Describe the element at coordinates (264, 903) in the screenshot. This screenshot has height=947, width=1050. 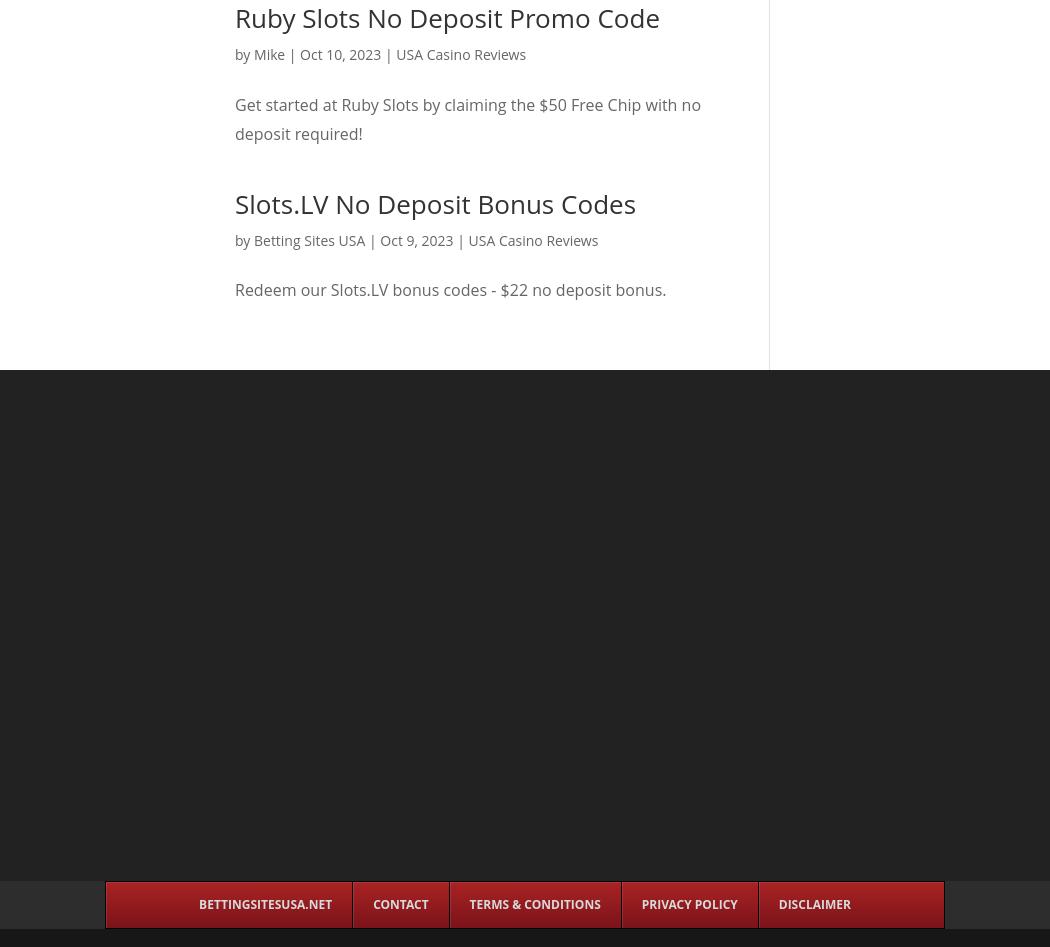
I see `'BettingSitesUSA.net'` at that location.